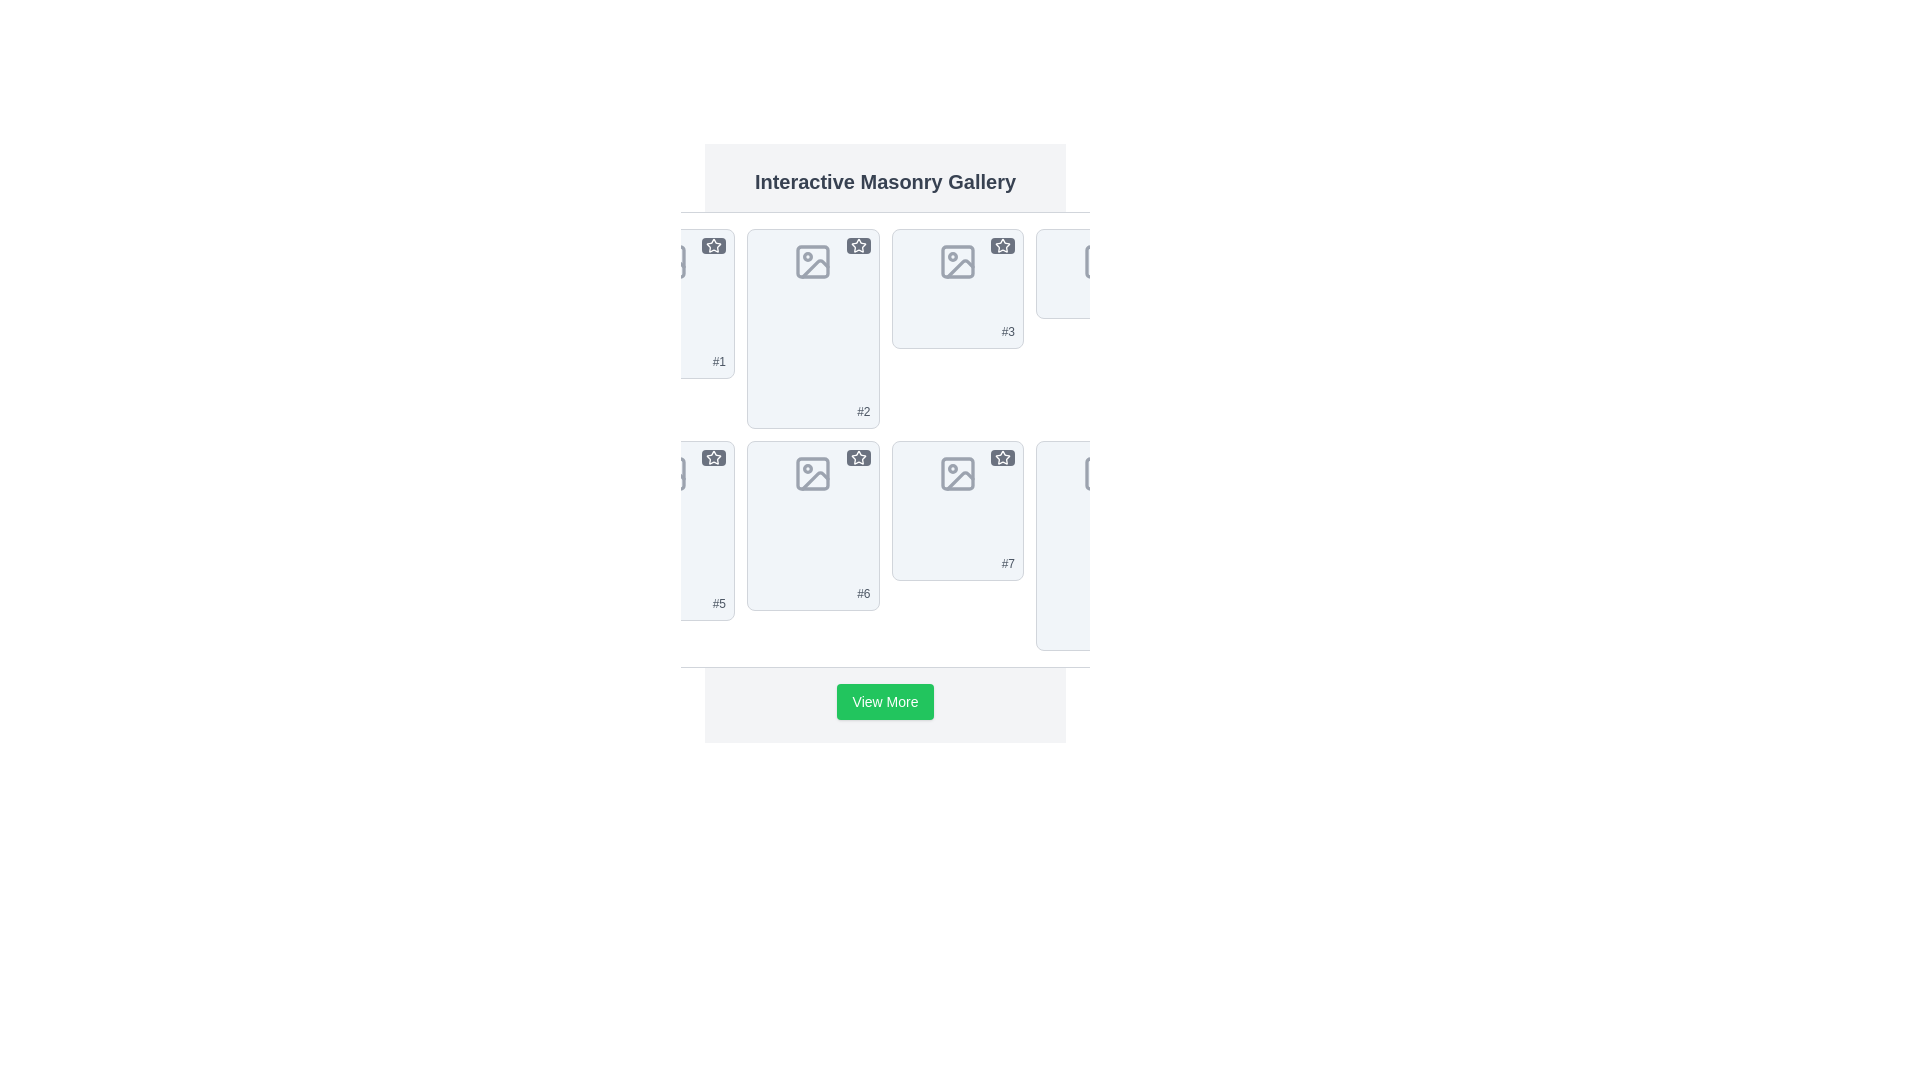 The image size is (1920, 1080). What do you see at coordinates (858, 456) in the screenshot?
I see `the star icon in the top-left corner of the sixth card in the masonry-style grid layout to mark or favorite it` at bounding box center [858, 456].